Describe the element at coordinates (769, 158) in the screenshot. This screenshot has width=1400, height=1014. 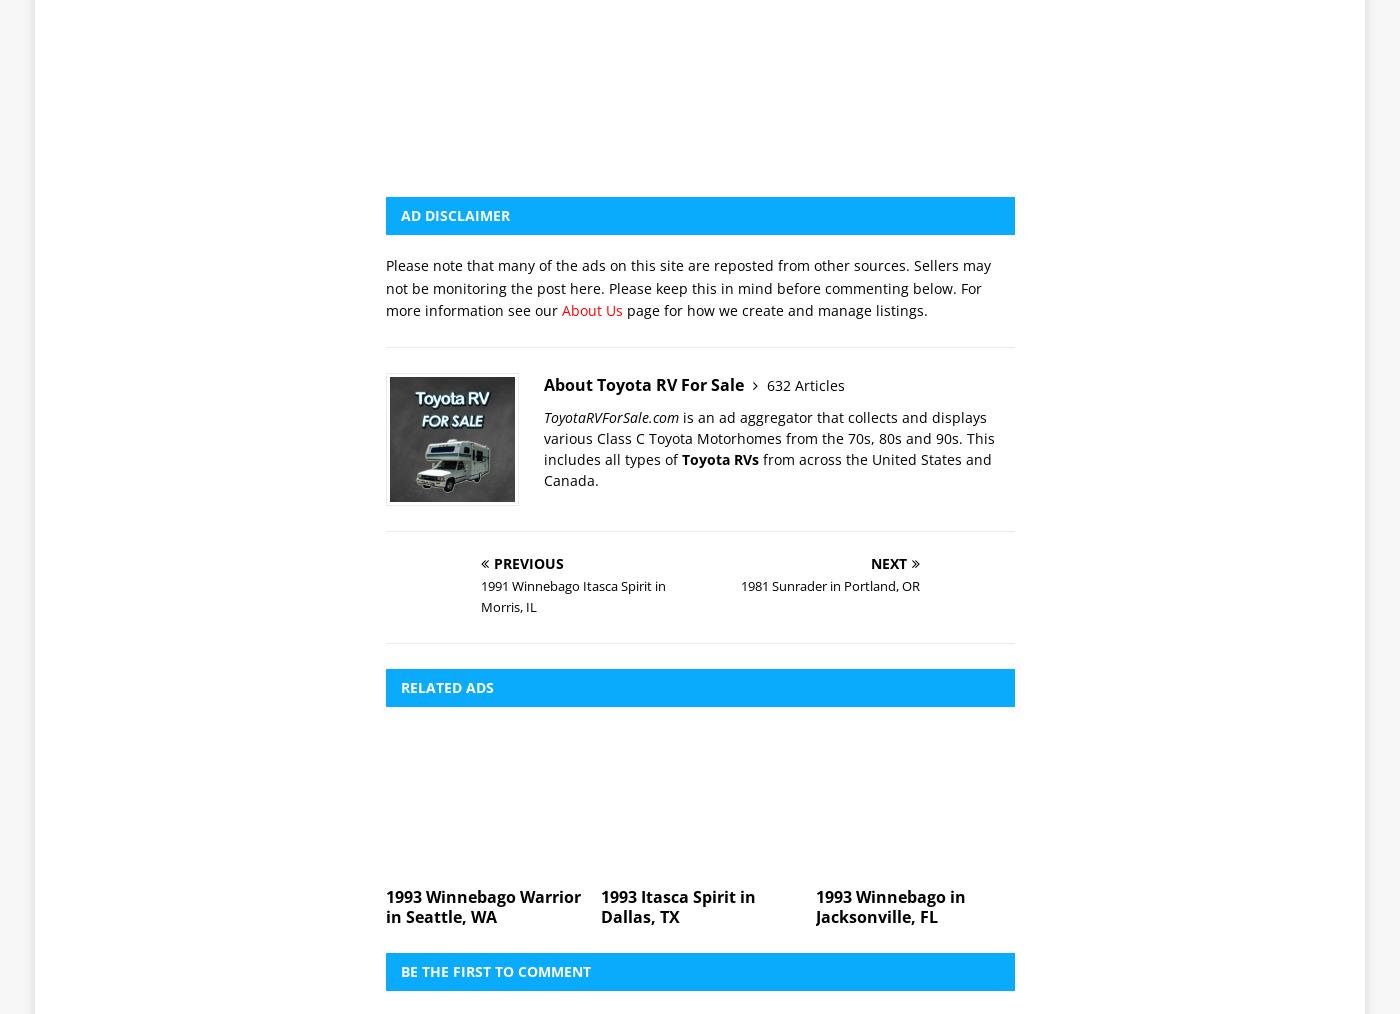
I see `'is an ad aggregator that collects and displays various Class C Toyota Motorhomes from the 70s, 80s and 90s.  This includes all types of'` at that location.